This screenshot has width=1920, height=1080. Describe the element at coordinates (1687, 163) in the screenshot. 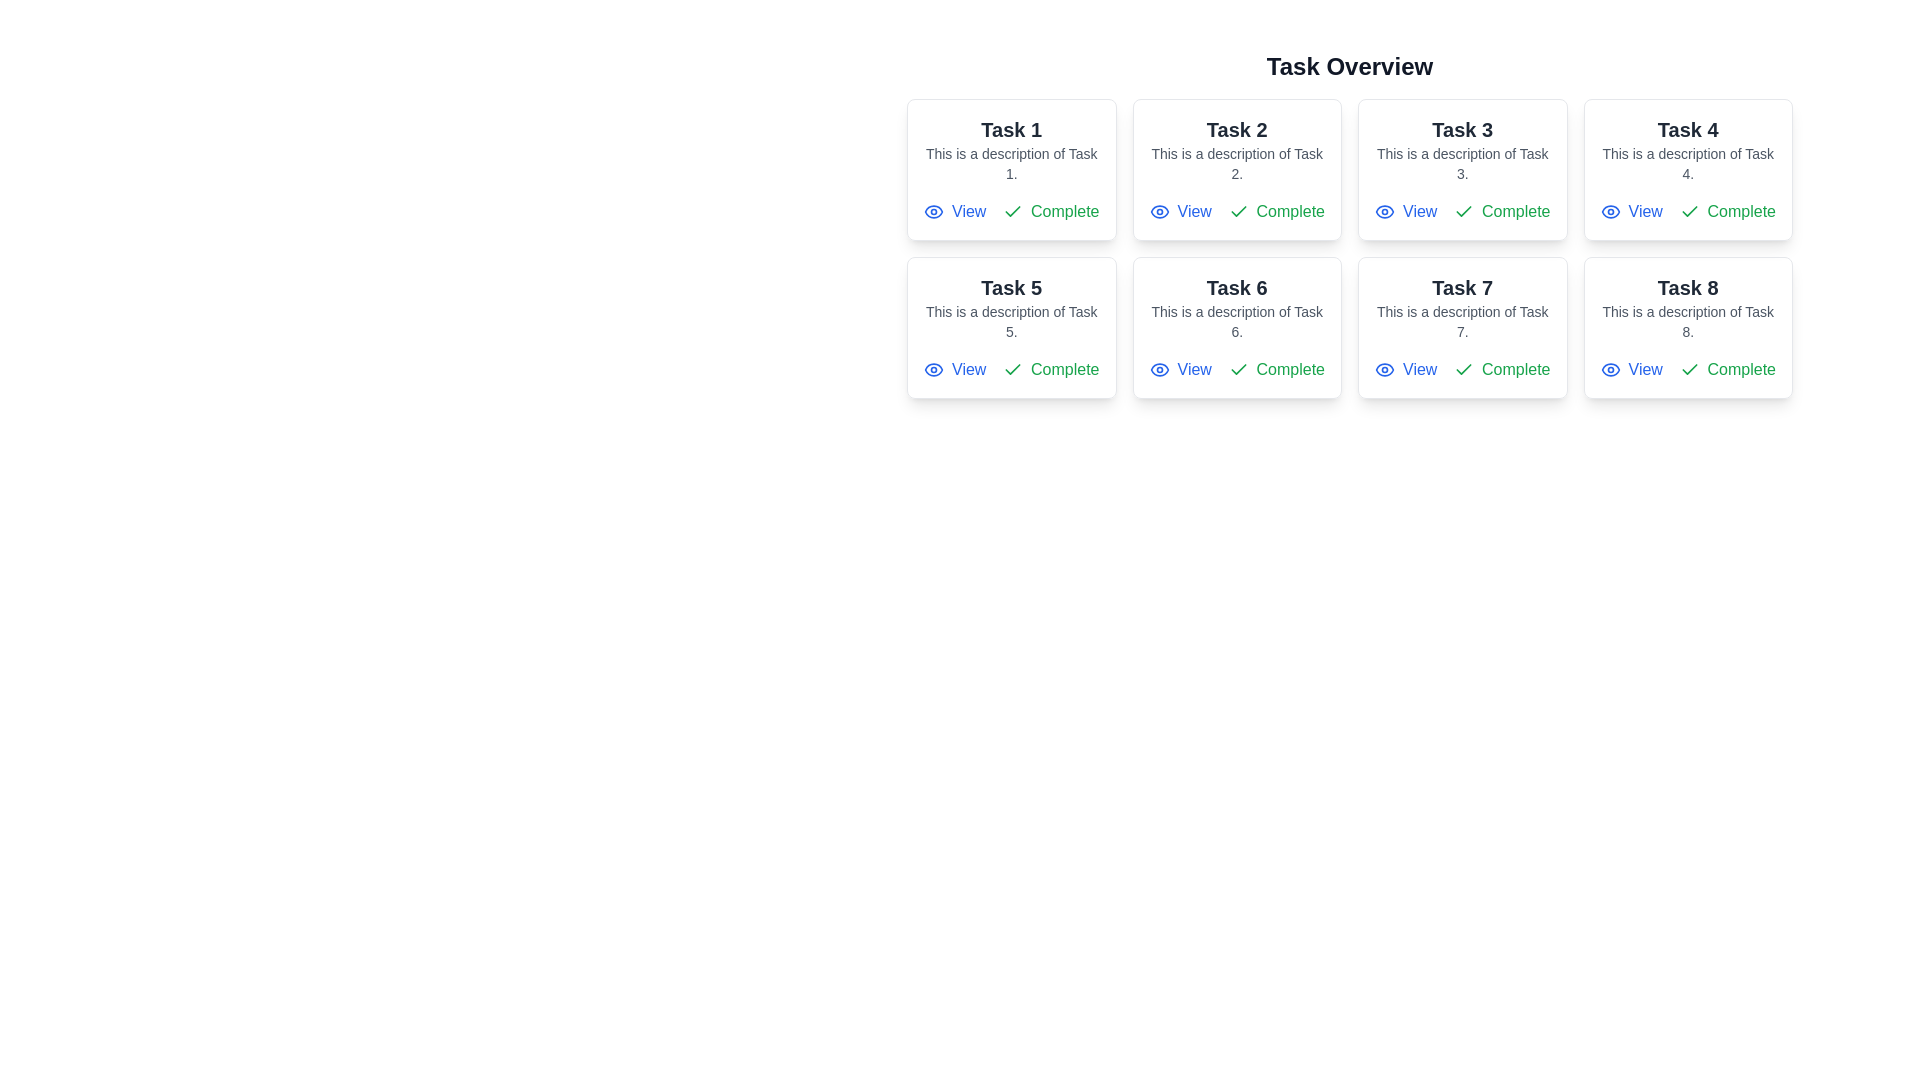

I see `the text element displaying the message 'This is a description of Task 4.' which is positioned below the heading 'Task 4' and above the elements labeled 'View' and 'Complete'` at that location.